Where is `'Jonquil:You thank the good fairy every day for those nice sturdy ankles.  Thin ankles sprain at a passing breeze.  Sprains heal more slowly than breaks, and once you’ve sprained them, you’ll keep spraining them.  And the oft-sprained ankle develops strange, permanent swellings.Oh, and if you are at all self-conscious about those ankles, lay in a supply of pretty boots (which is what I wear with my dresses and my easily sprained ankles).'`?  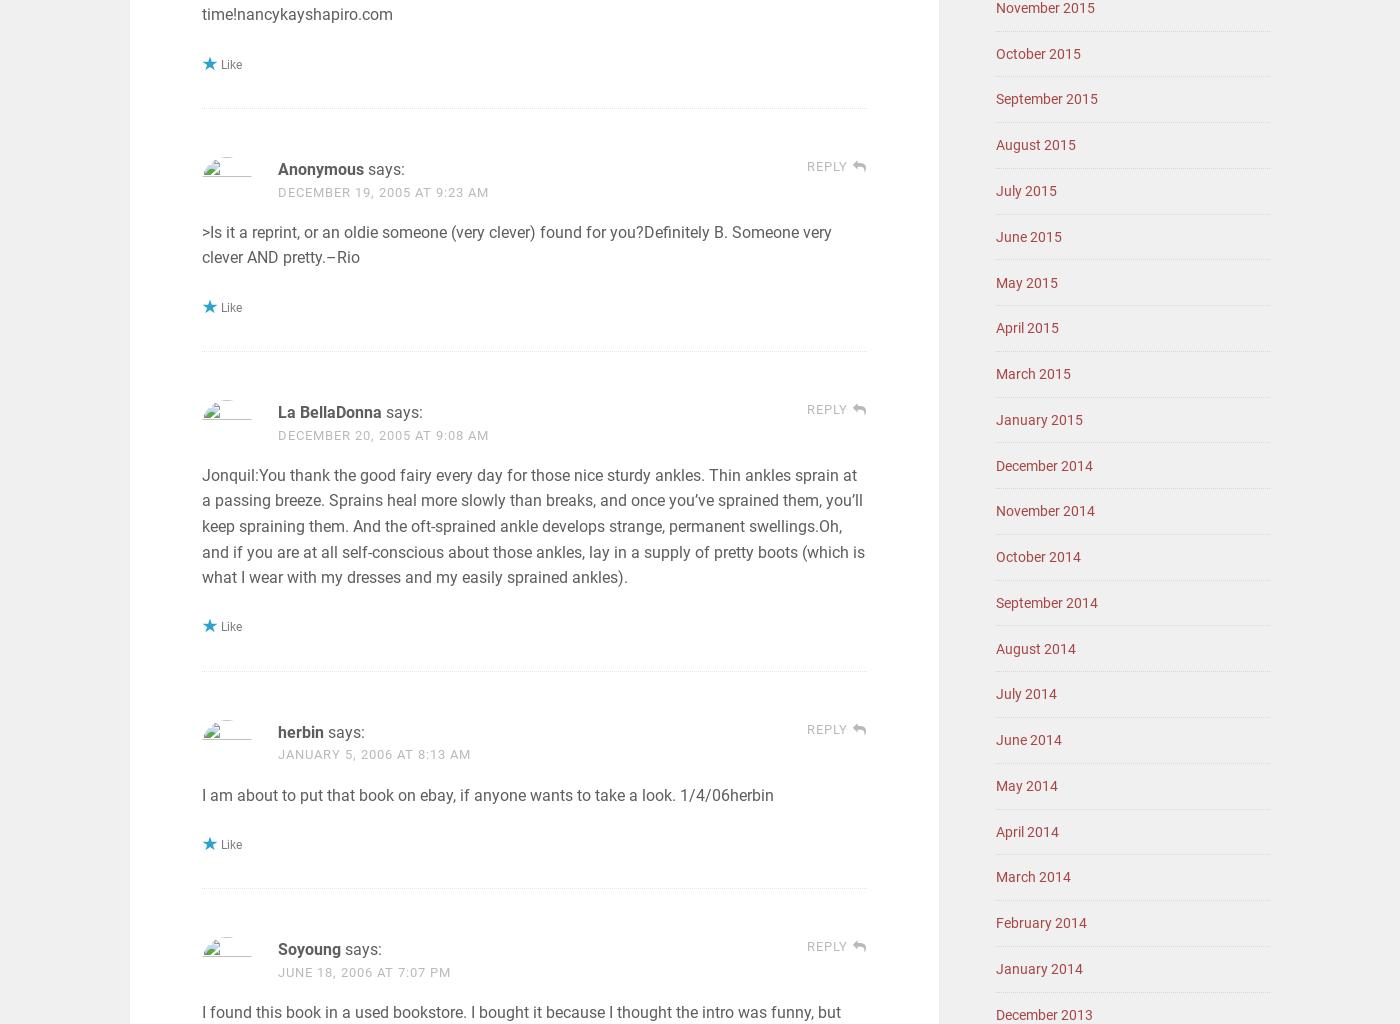 'Jonquil:You thank the good fairy every day for those nice sturdy ankles.  Thin ankles sprain at a passing breeze.  Sprains heal more slowly than breaks, and once you’ve sprained them, you’ll keep spraining them.  And the oft-sprained ankle develops strange, permanent swellings.Oh, and if you are at all self-conscious about those ankles, lay in a supply of pretty boots (which is what I wear with my dresses and my easily sprained ankles).' is located at coordinates (533, 526).